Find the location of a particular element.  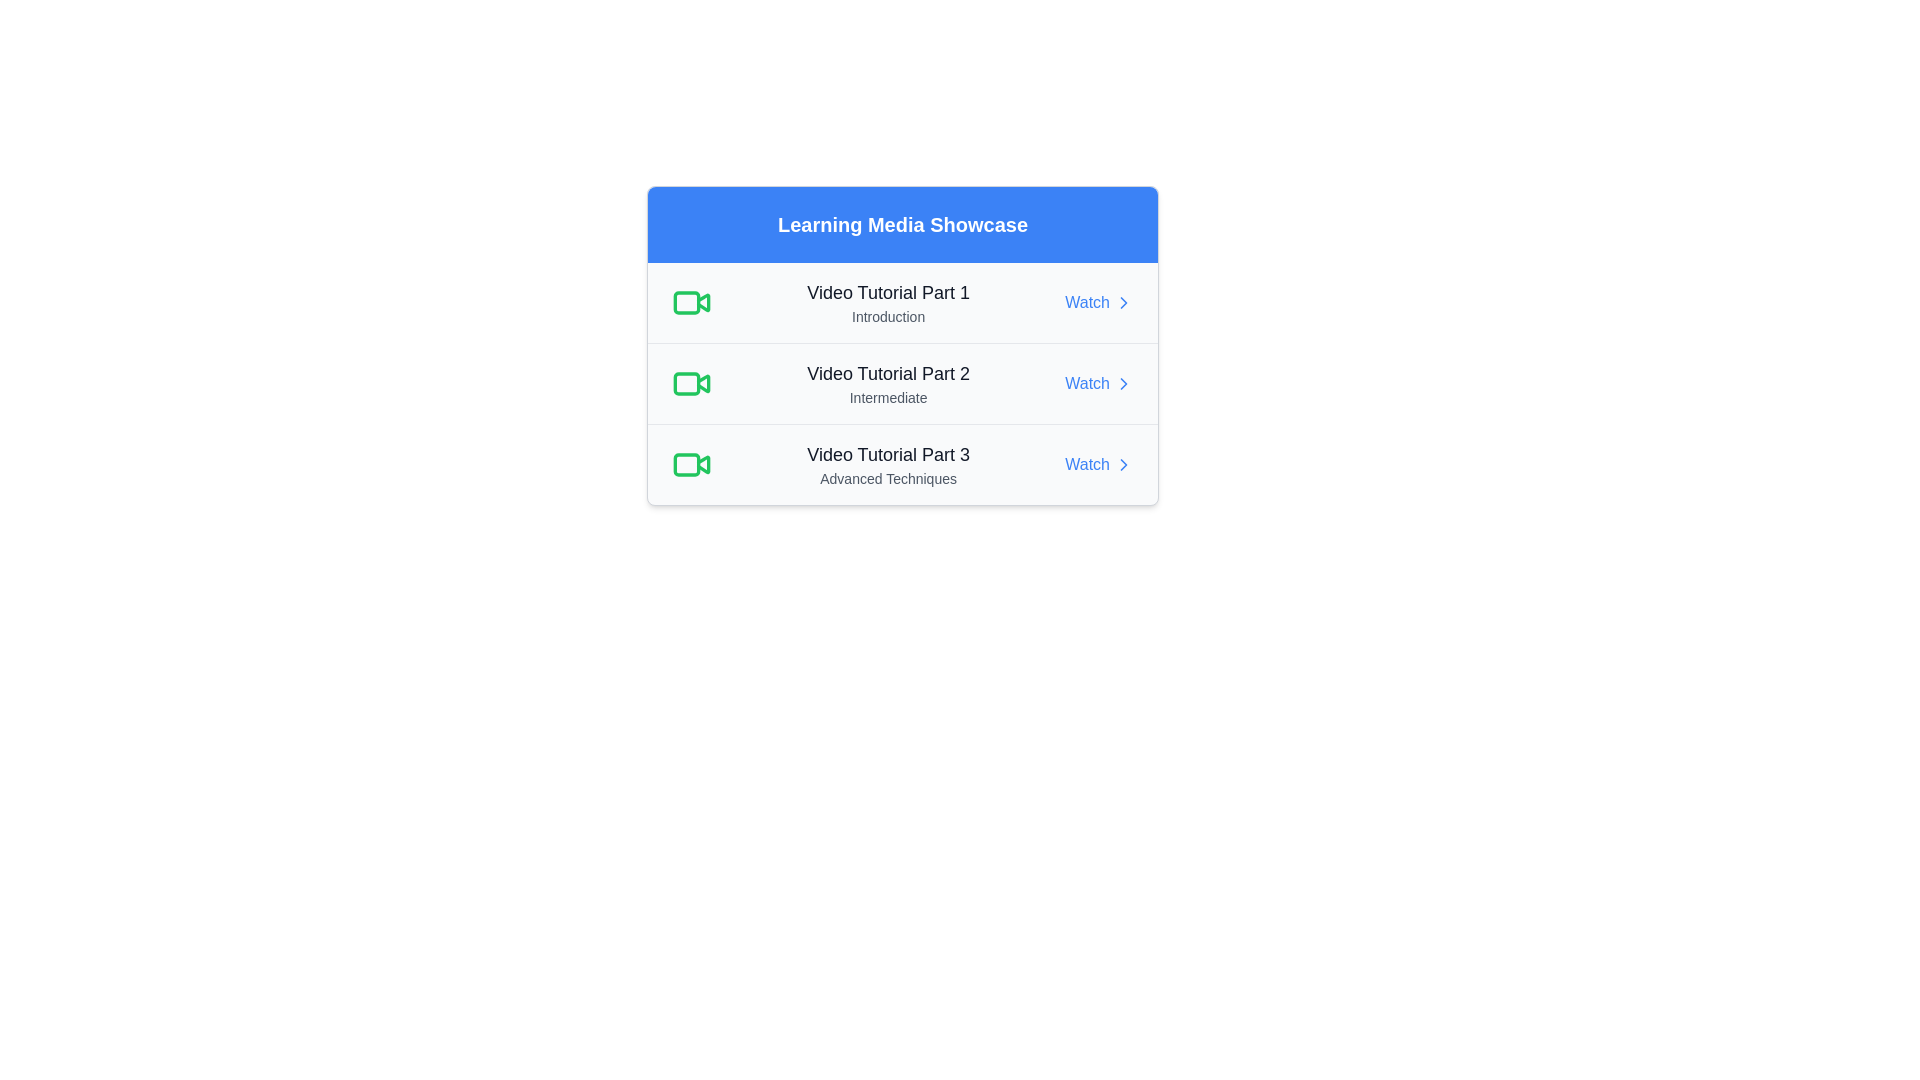

the Text Label element that displays the word 'Intermediate', which is styled in small gray text and located beneath the title 'Video Tutorial Part 2' is located at coordinates (887, 397).